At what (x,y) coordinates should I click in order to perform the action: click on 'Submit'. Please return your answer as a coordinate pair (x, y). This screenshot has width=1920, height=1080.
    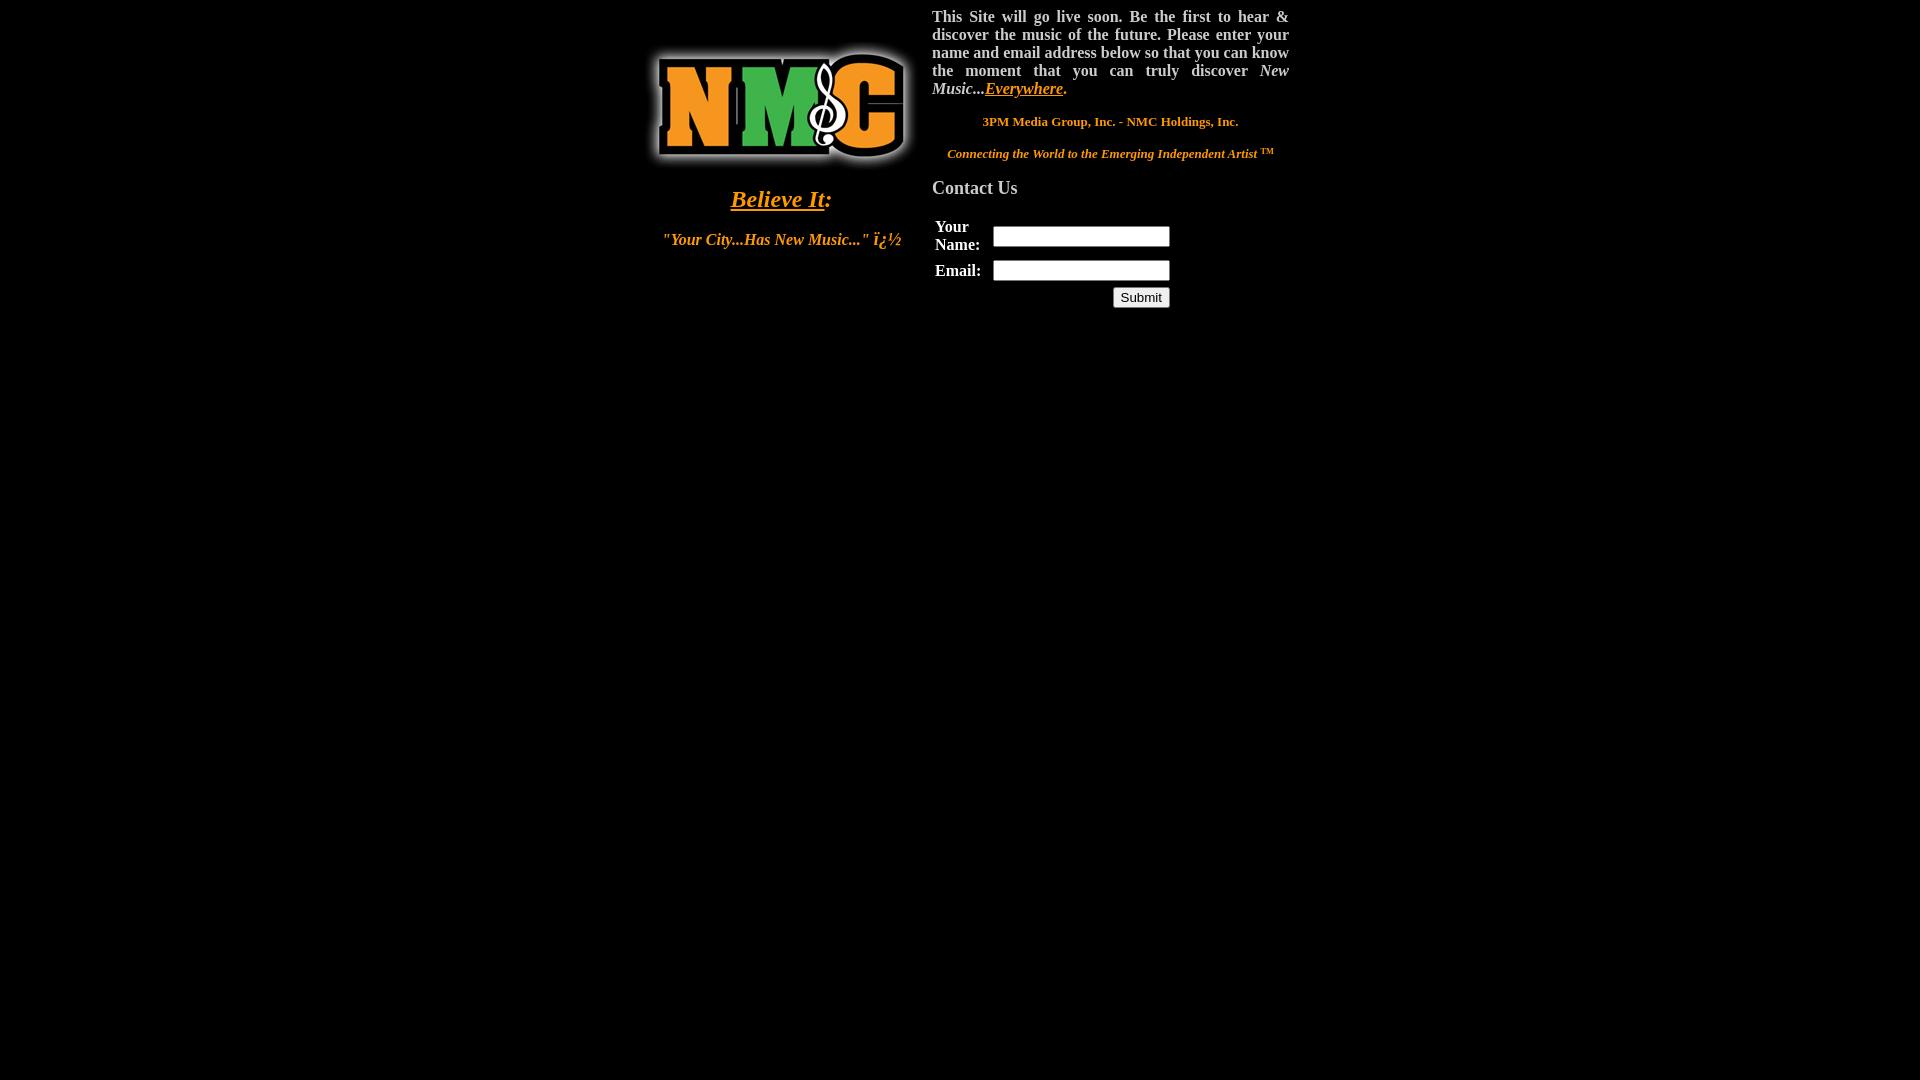
    Looking at the image, I should click on (1141, 297).